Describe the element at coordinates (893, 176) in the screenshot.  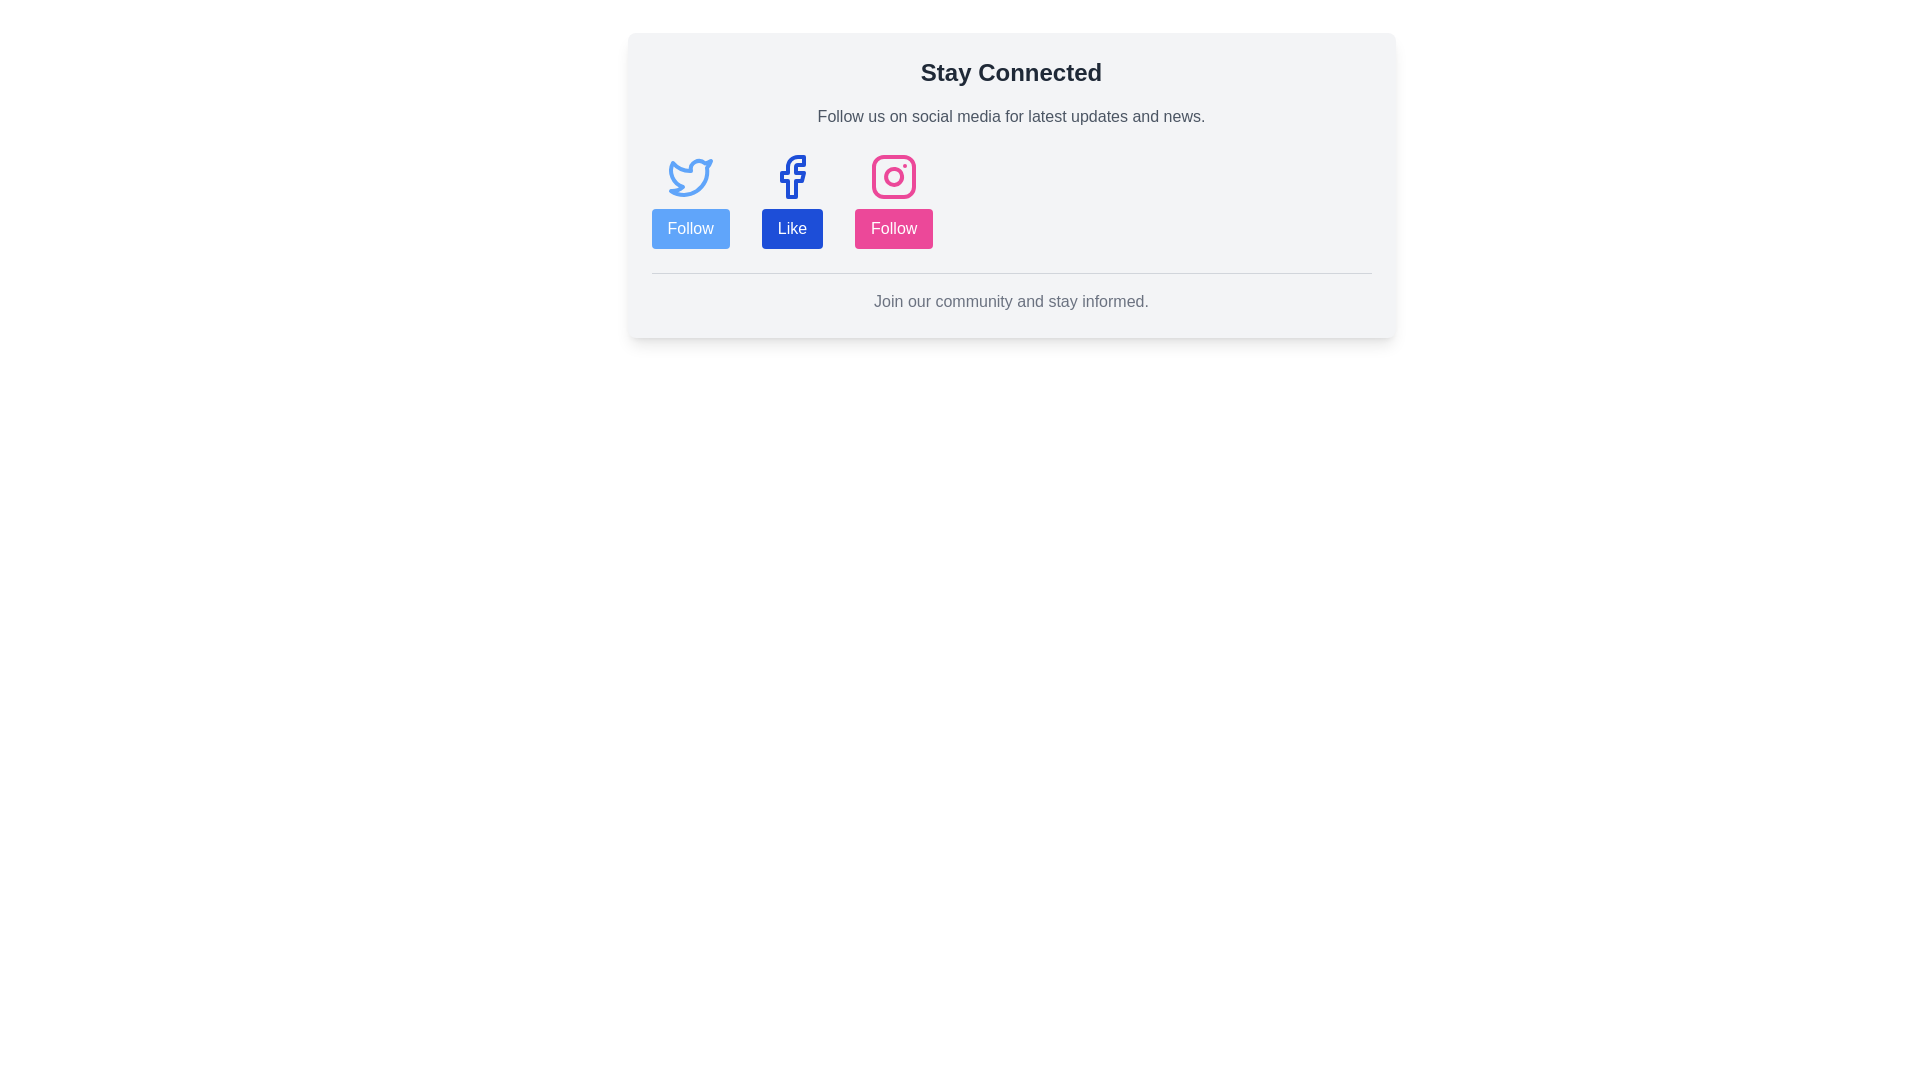
I see `the Instagram icon located in the third position of the social media icons row` at that location.